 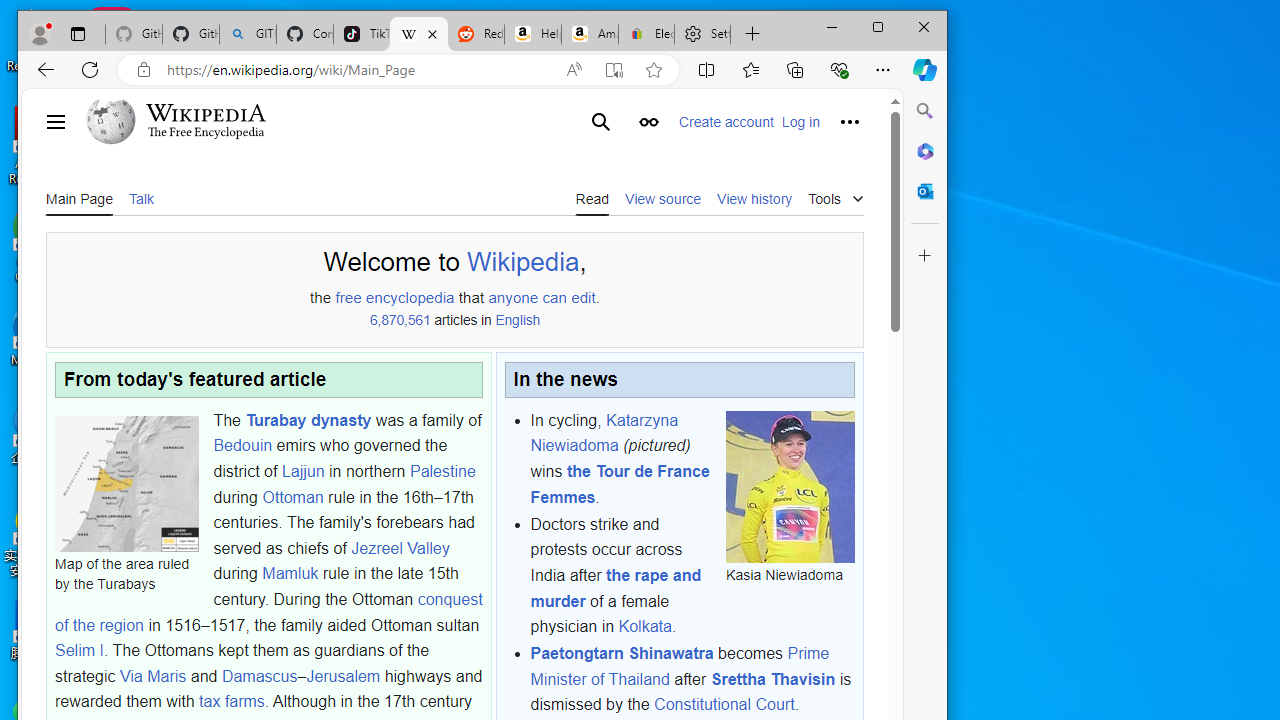 What do you see at coordinates (408, 297) in the screenshot?
I see `'encyclopedia'` at bounding box center [408, 297].